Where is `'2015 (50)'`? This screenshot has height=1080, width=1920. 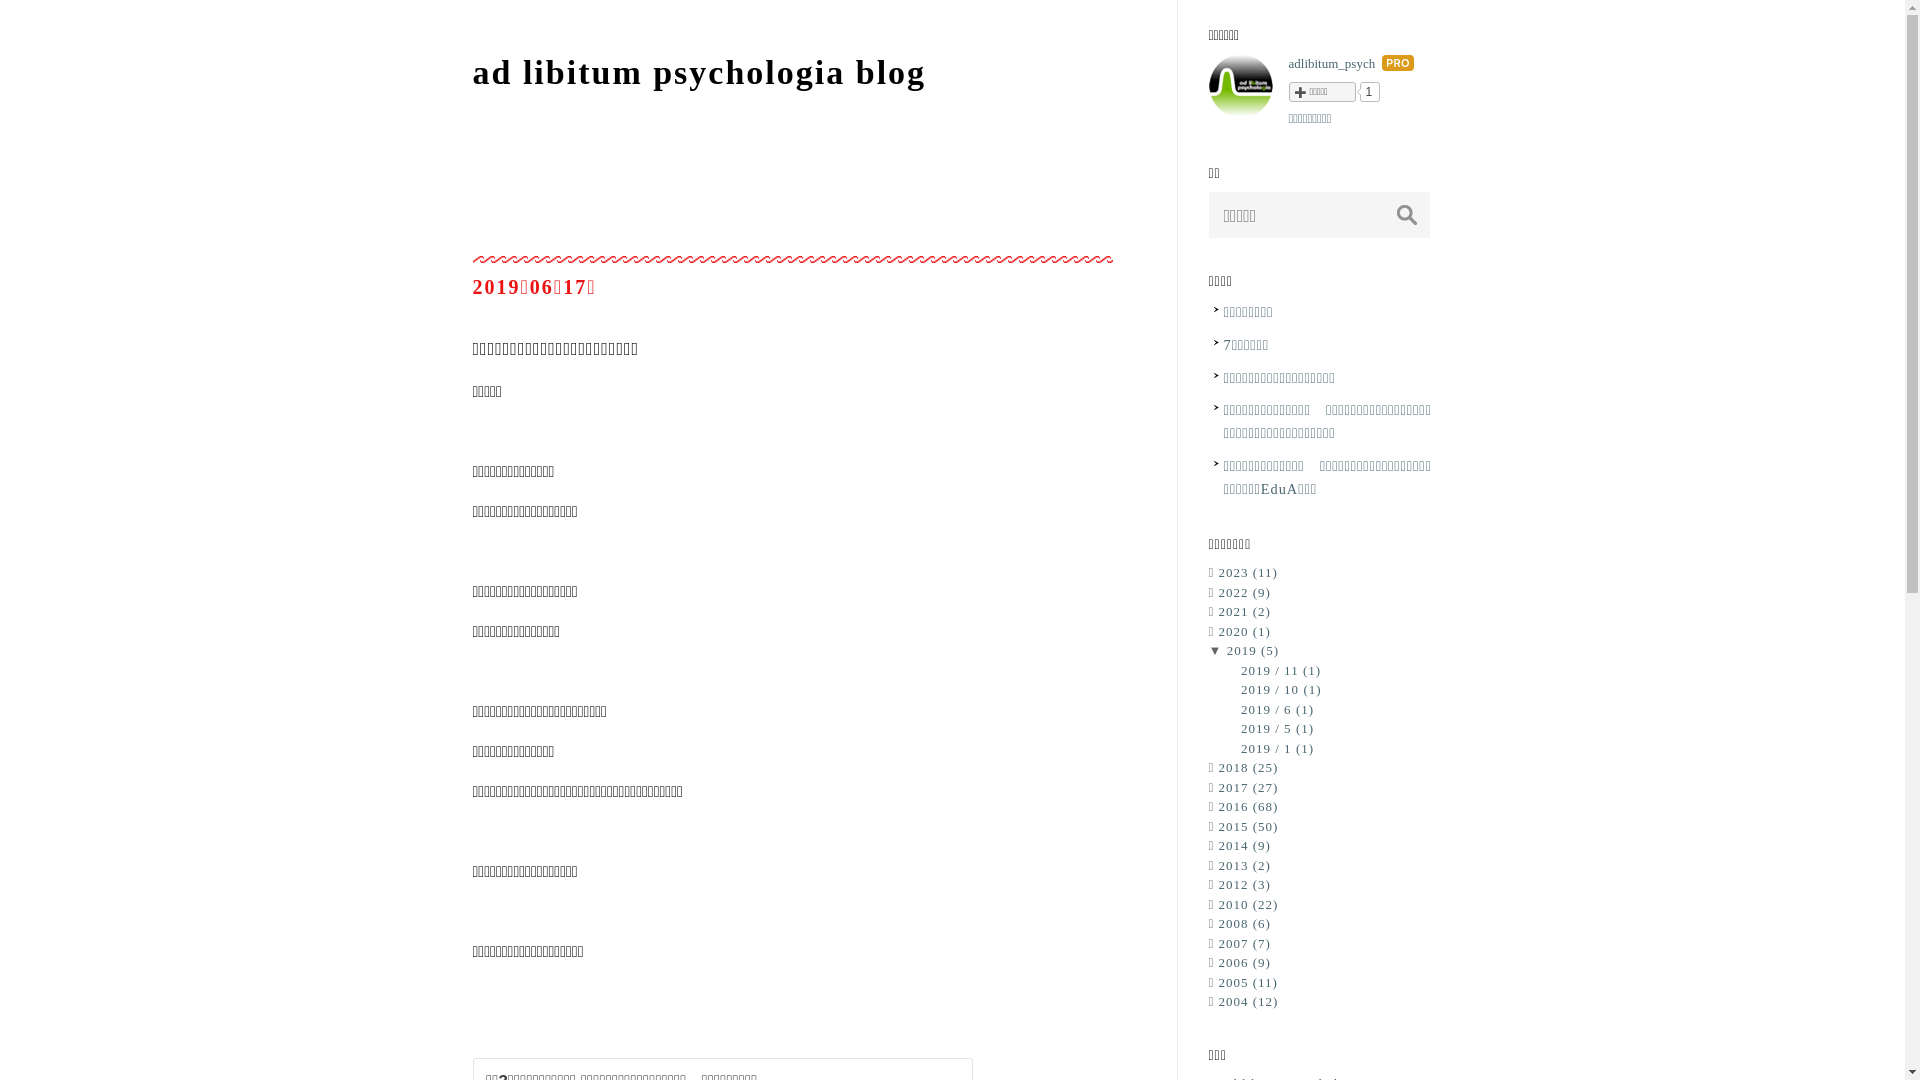 '2015 (50)' is located at coordinates (1247, 826).